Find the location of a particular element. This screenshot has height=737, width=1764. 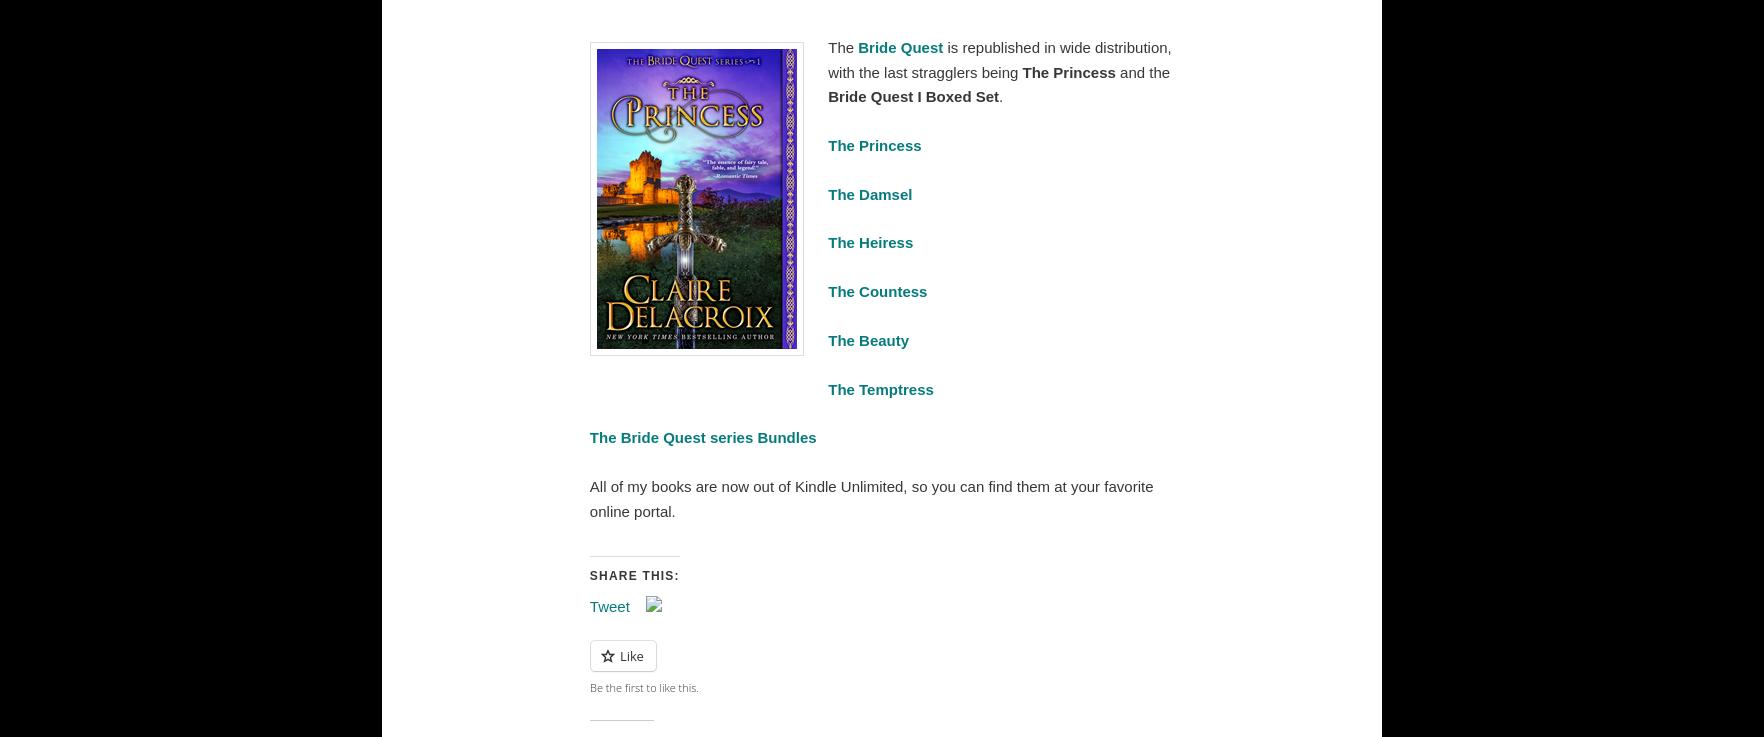

'The Countess' is located at coordinates (877, 291).